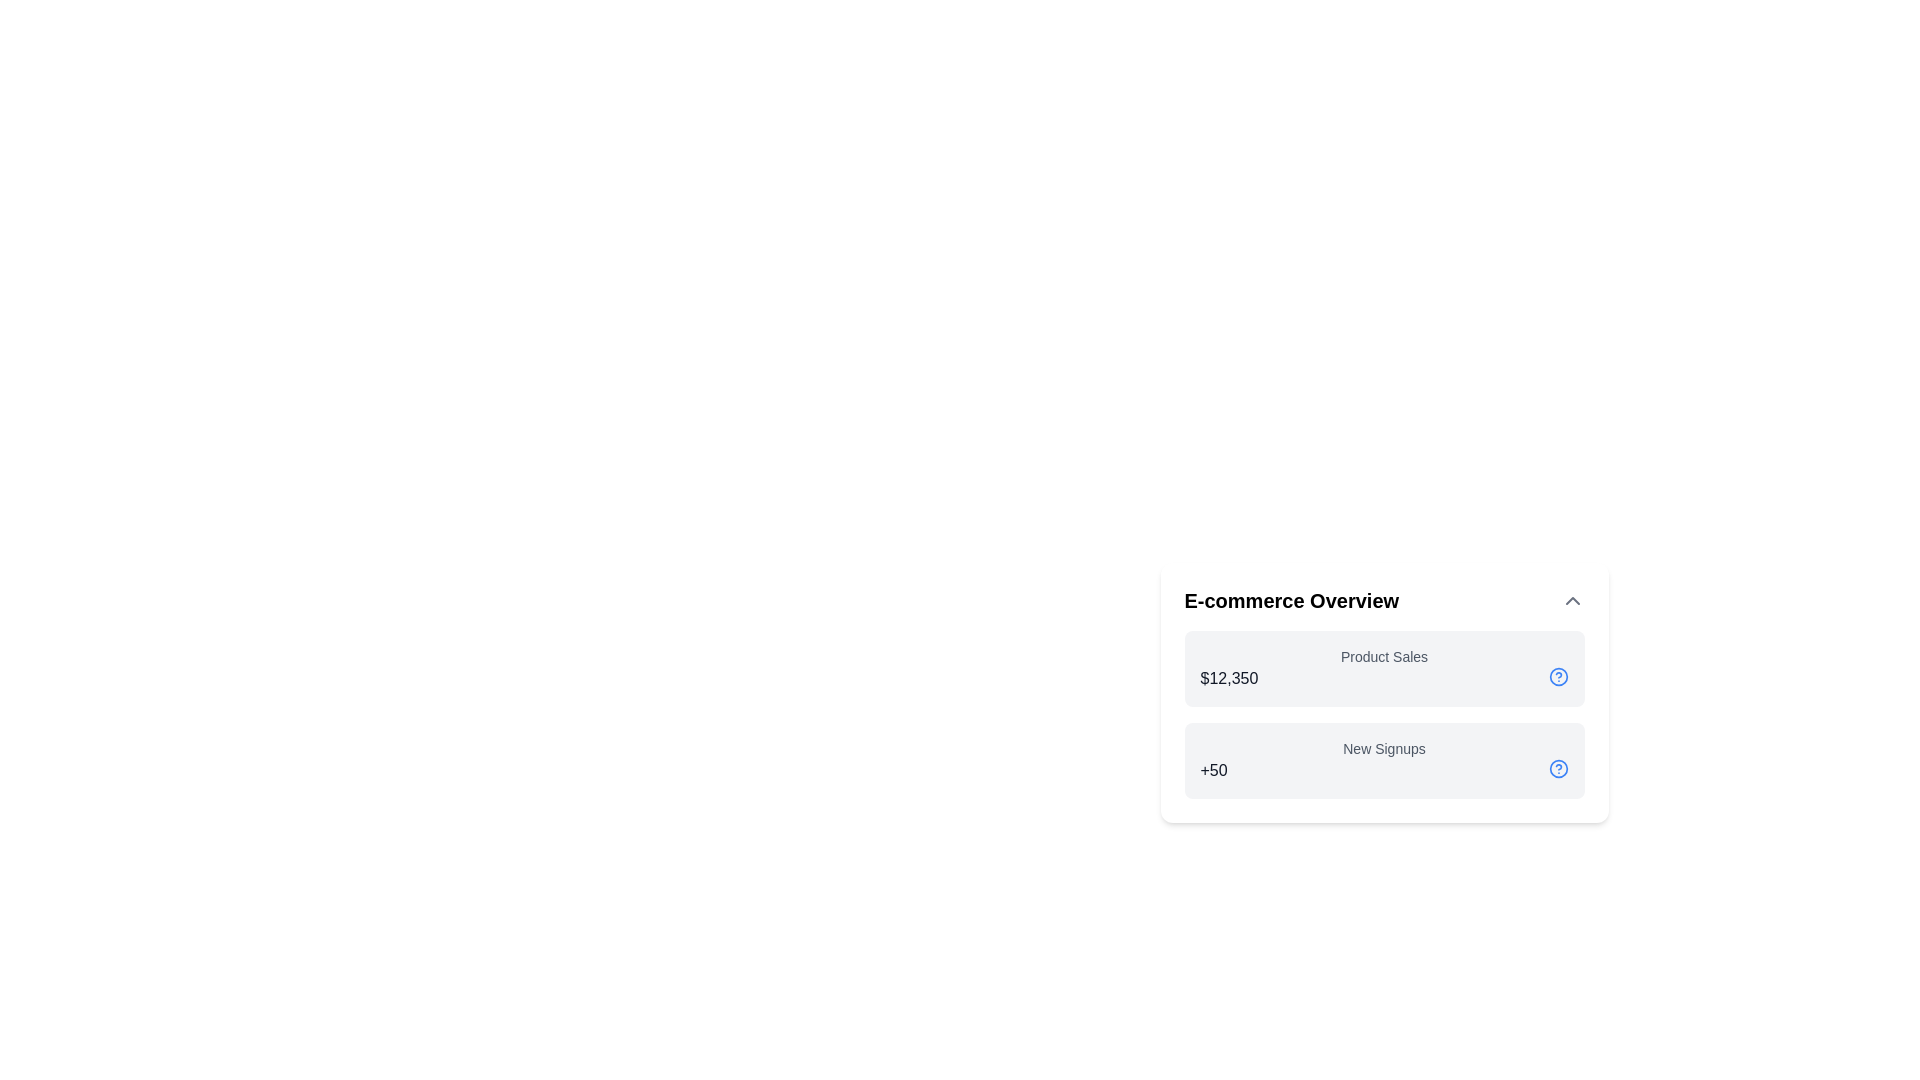 This screenshot has height=1080, width=1920. Describe the element at coordinates (1383, 600) in the screenshot. I see `the Section Header with a Toggle Button located at the top of the card-like component, which contains 'Product Sales' and 'New Signups' data` at that location.